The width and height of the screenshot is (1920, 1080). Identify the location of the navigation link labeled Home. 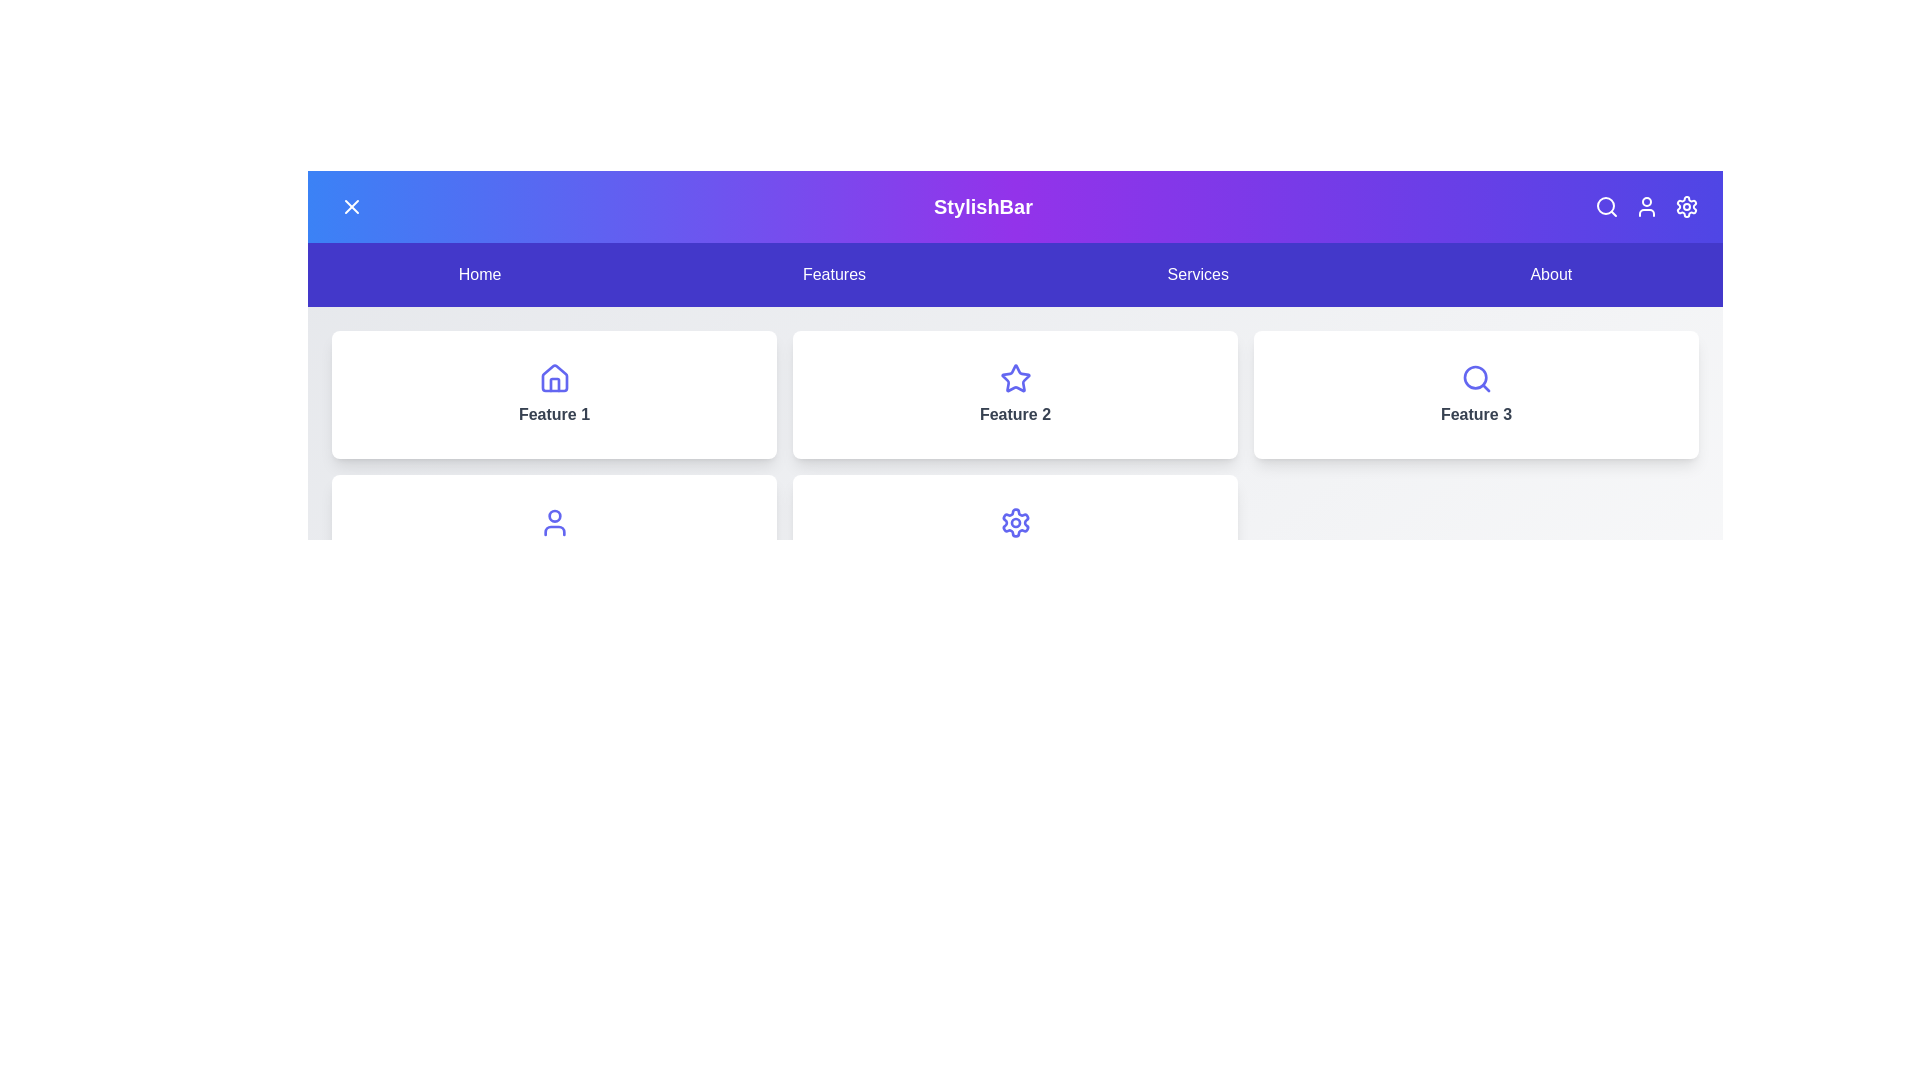
(480, 274).